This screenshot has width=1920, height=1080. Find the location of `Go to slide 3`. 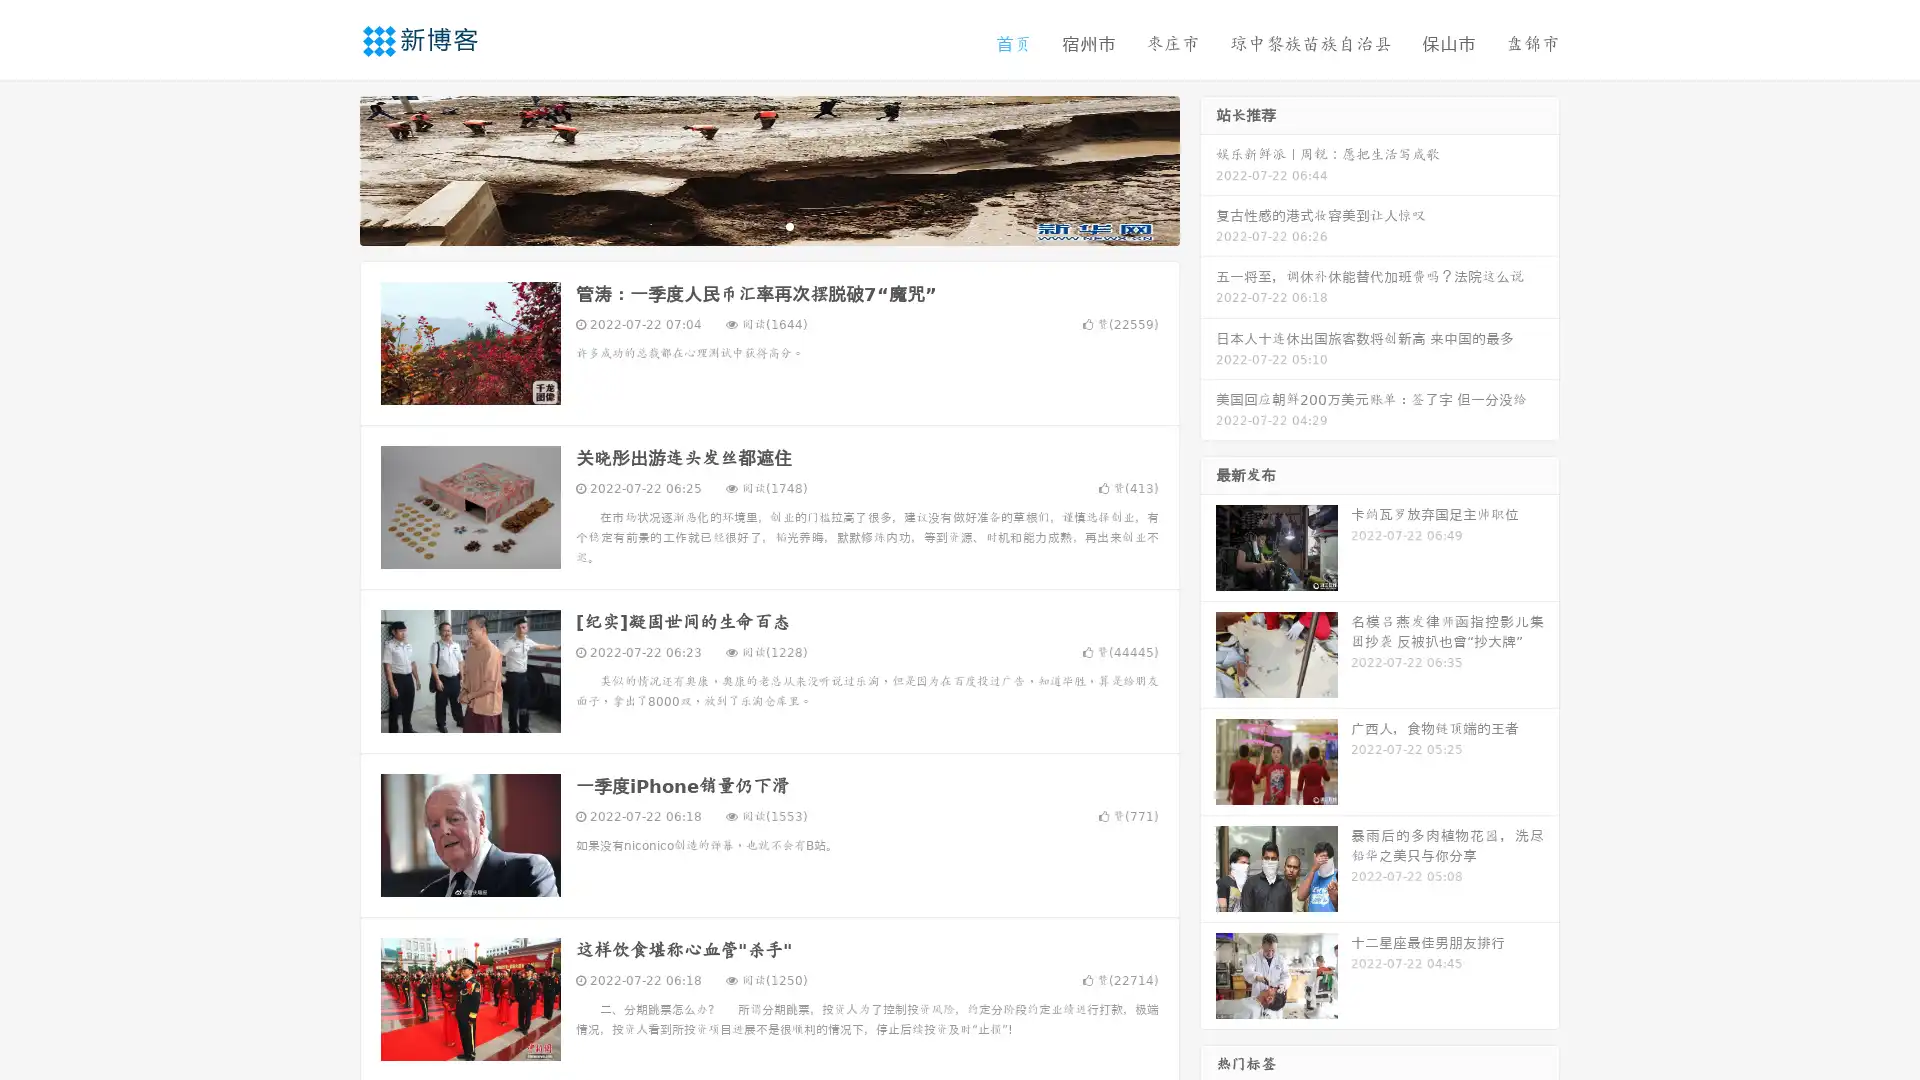

Go to slide 3 is located at coordinates (789, 225).